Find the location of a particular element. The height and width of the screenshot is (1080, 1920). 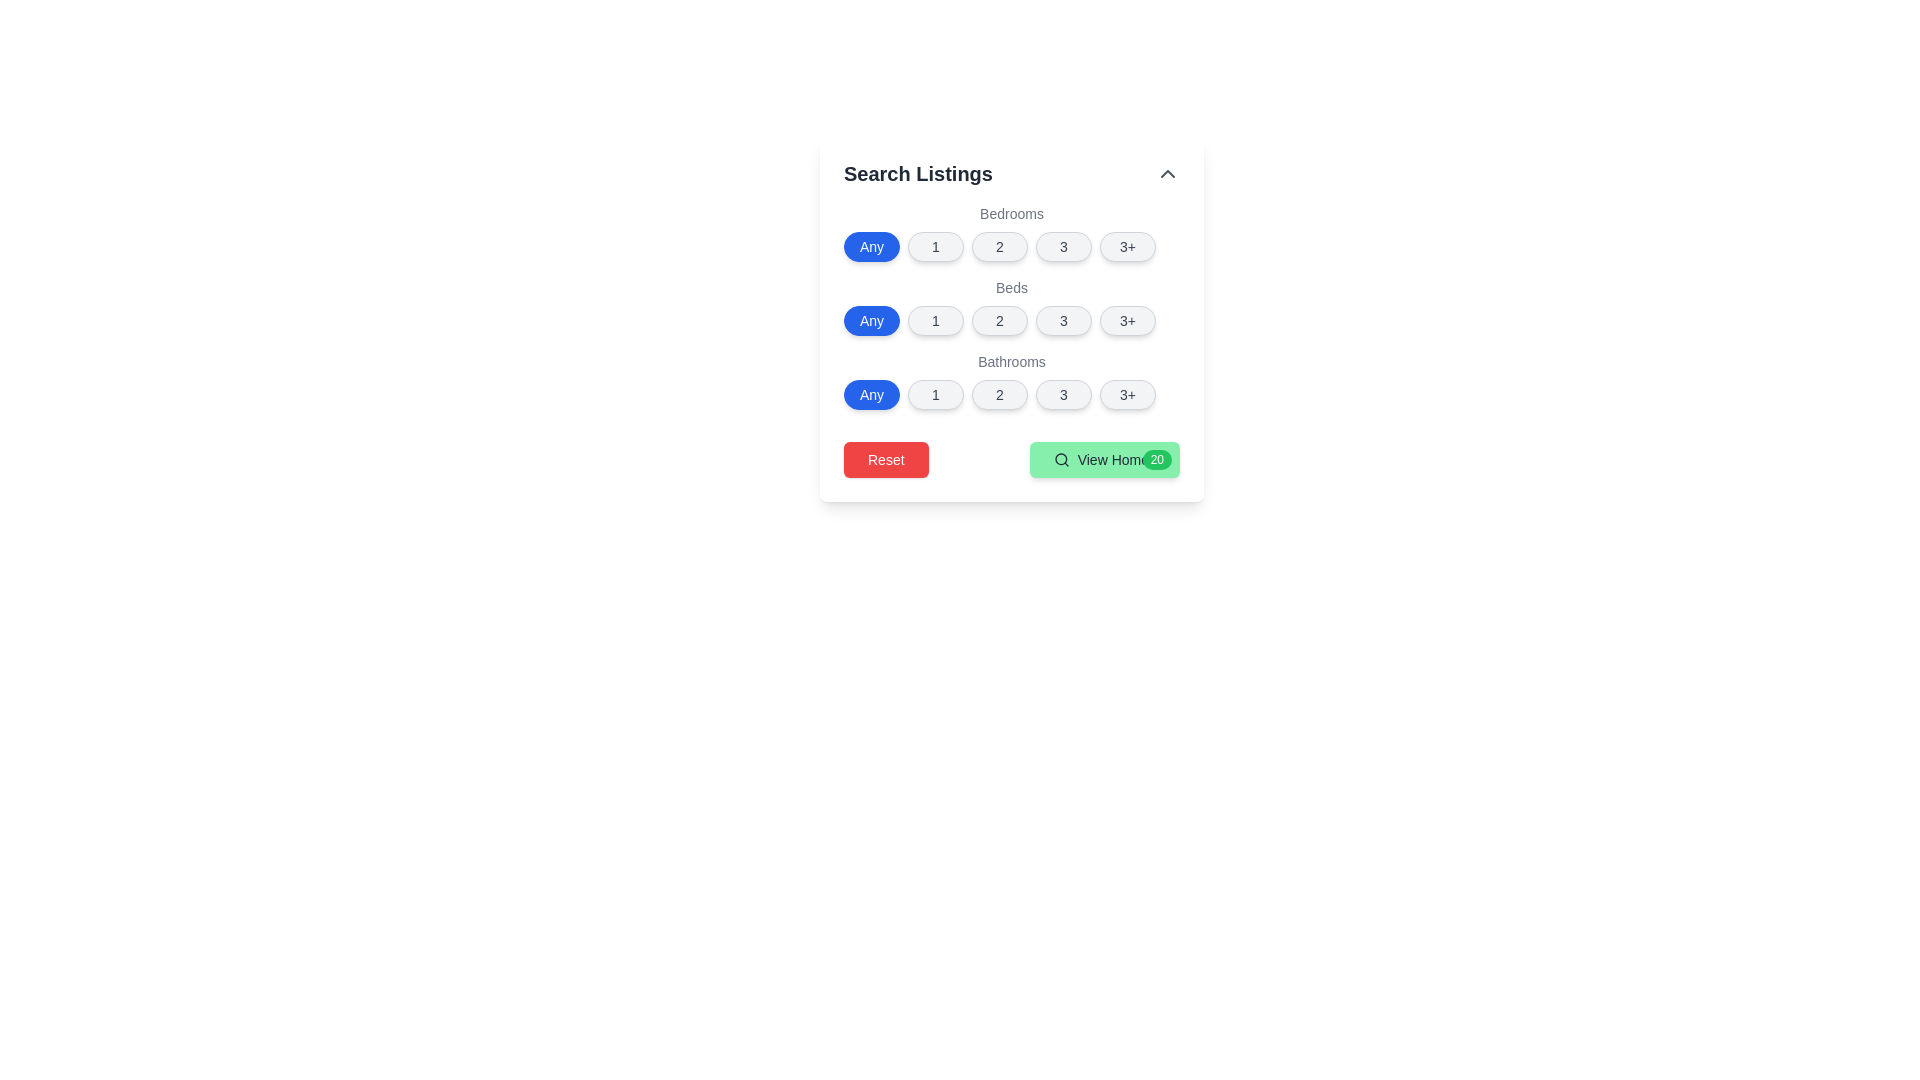

the text label that reads 'bedrooms', which is styled in small gray font and positioned above the interactive buttons for bedroom counts in the property search filter form is located at coordinates (1012, 213).